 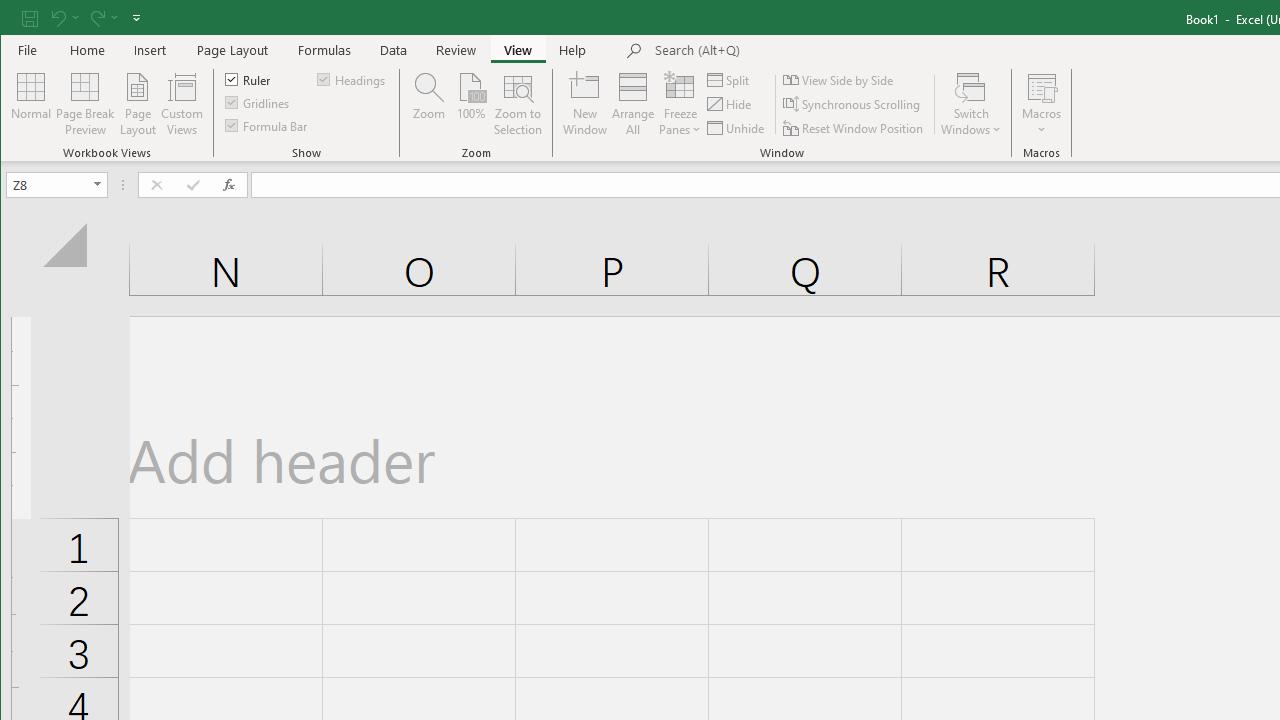 I want to click on 'Save', so click(x=29, y=17).